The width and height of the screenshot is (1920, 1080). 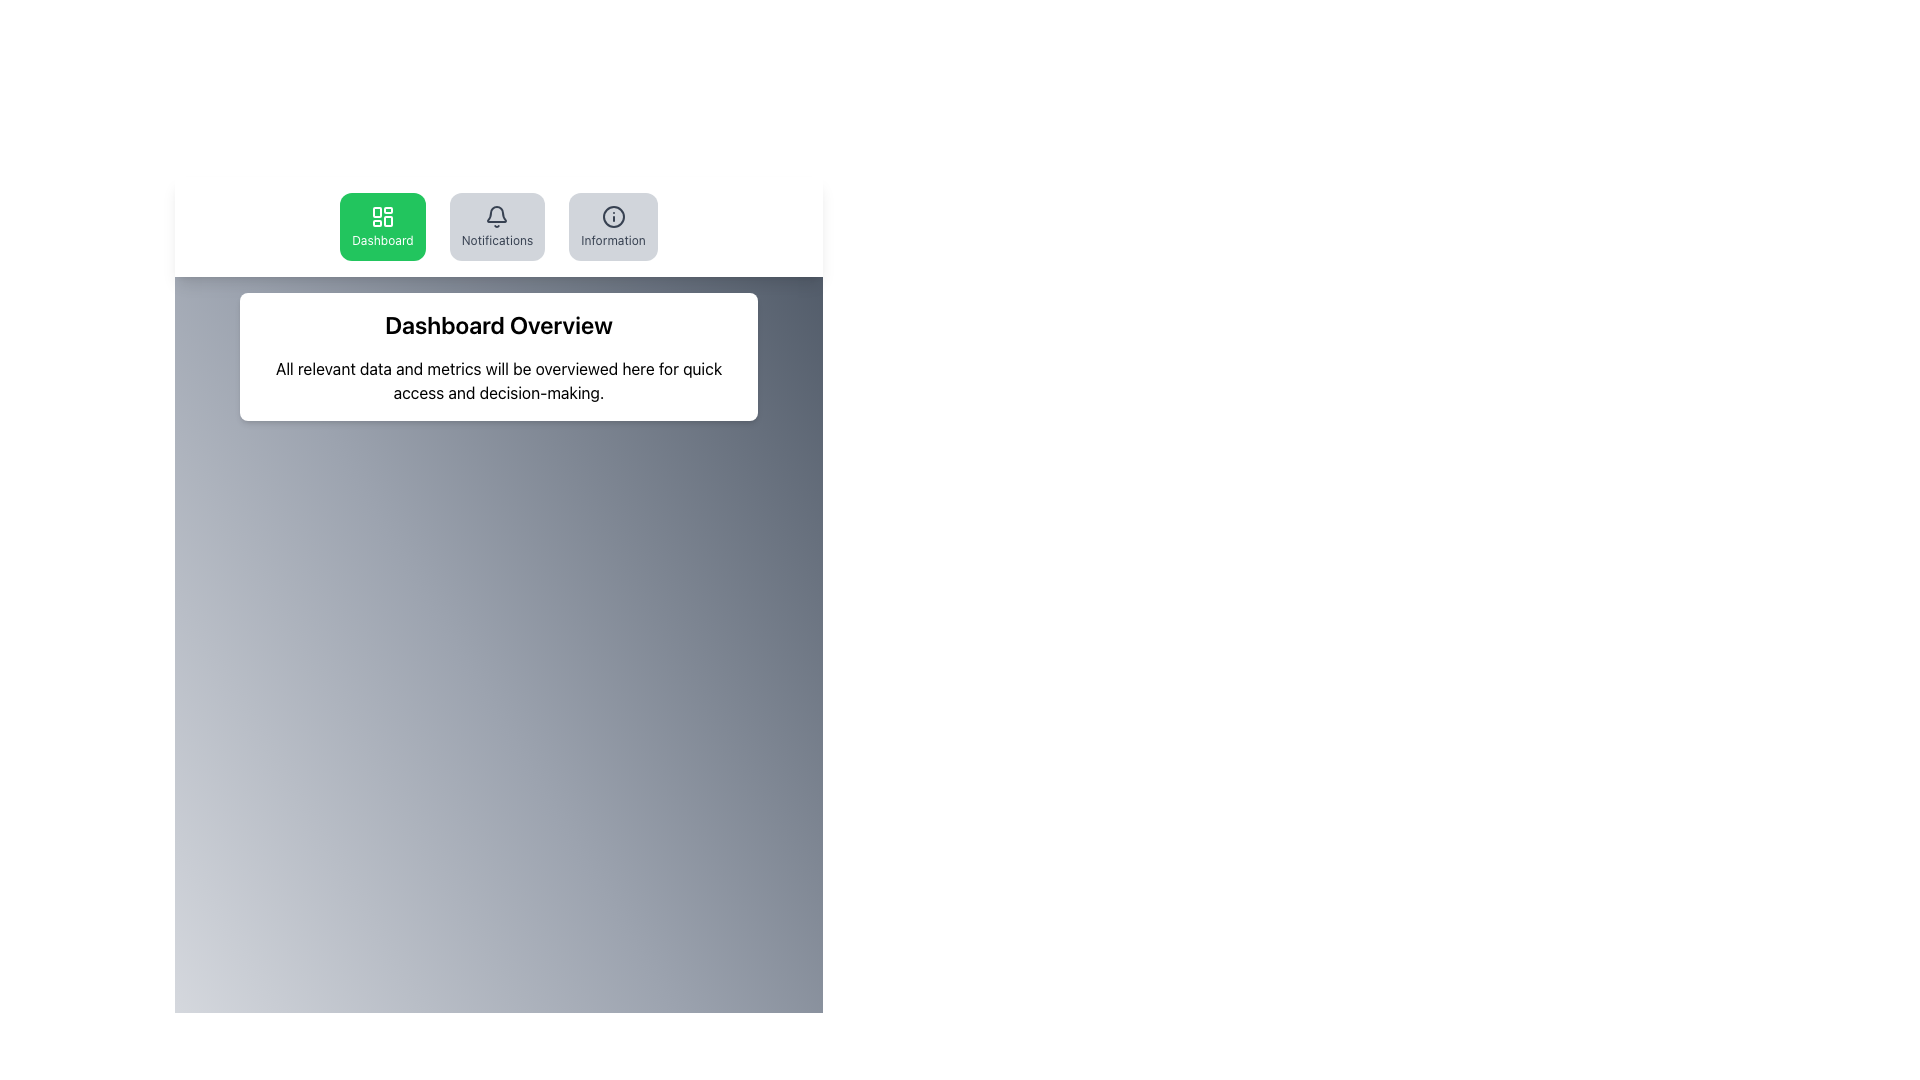 What do you see at coordinates (497, 216) in the screenshot?
I see `the bell icon representing notifications` at bounding box center [497, 216].